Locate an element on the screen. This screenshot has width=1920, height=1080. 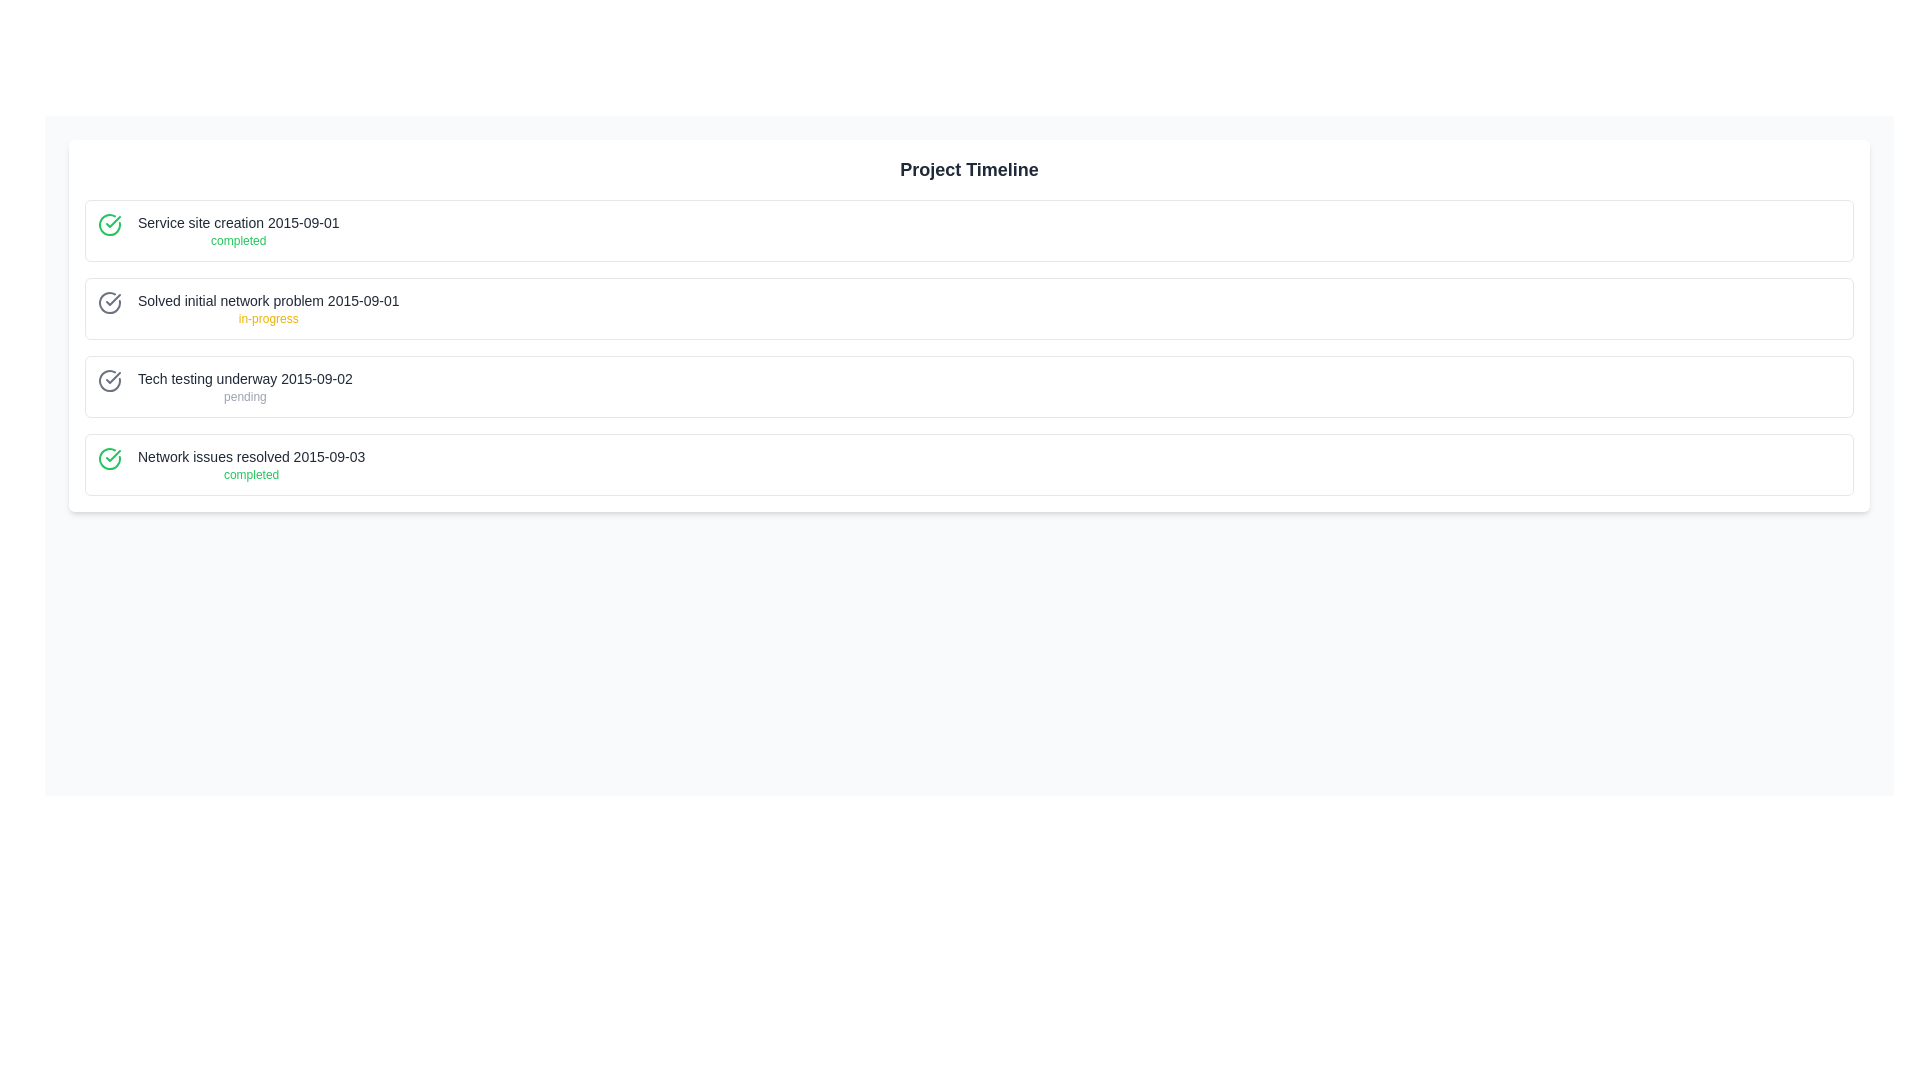
status label displaying 'pending', which is a small gray text label located directly below the larger text 'Tech testing underway 2015-09-02' in the third entry of a vertical list of status items is located at coordinates (244, 397).